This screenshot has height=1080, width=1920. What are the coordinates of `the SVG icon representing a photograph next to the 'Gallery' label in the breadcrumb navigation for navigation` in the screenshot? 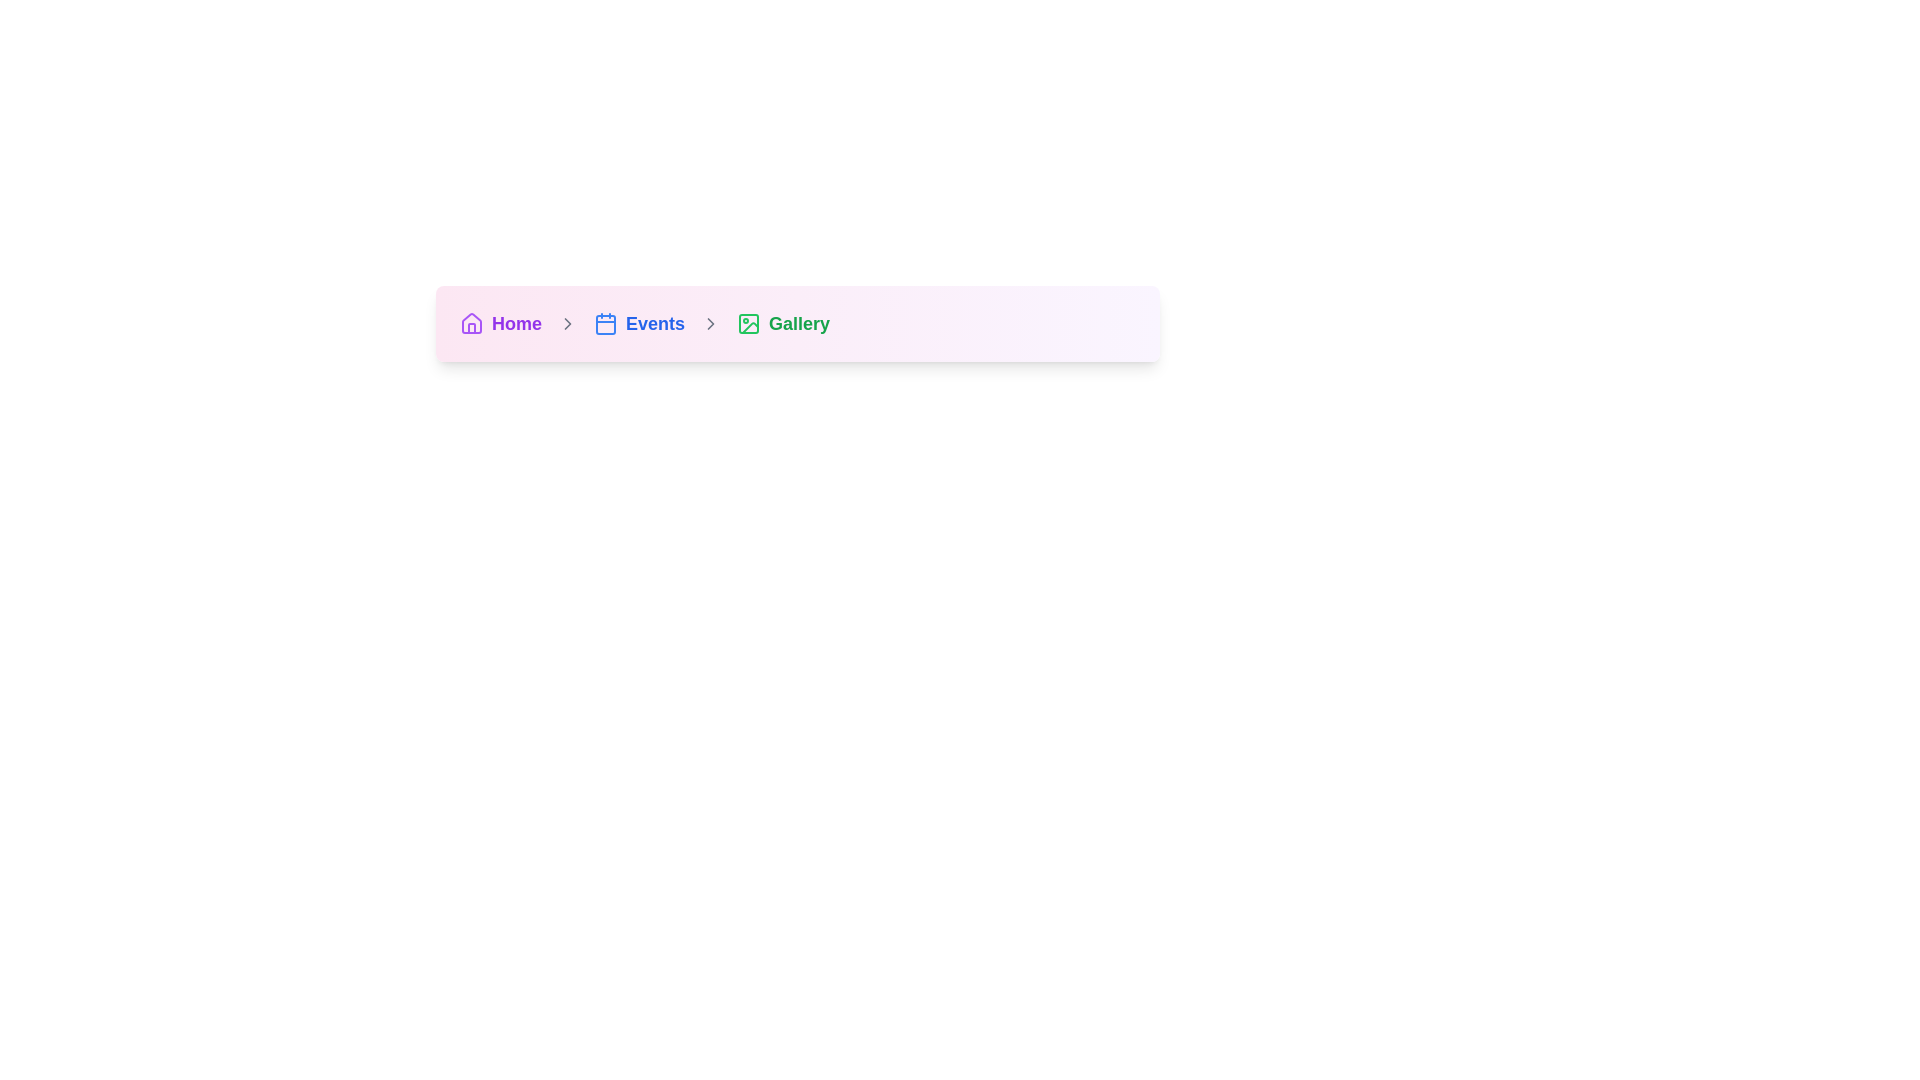 It's located at (749, 327).